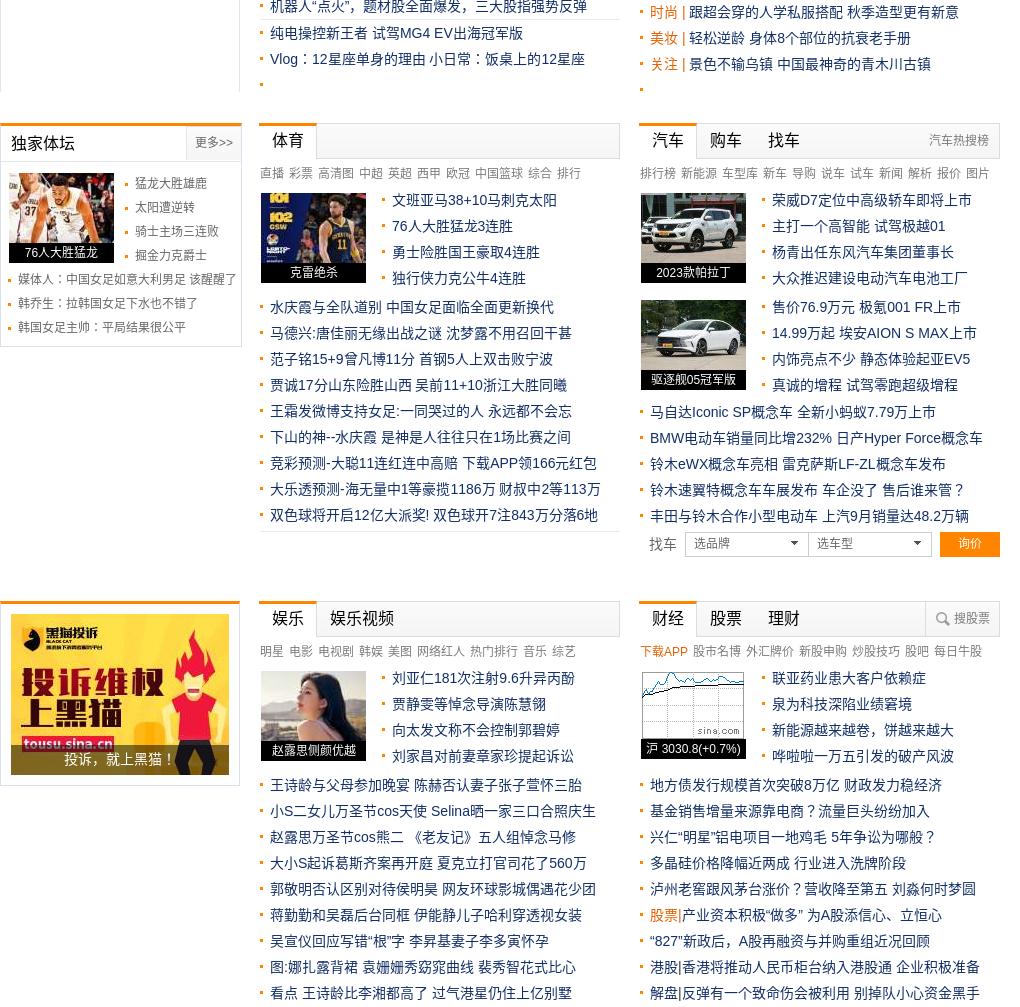  What do you see at coordinates (391, 225) in the screenshot?
I see `'76人大胜猛龙3连胜'` at bounding box center [391, 225].